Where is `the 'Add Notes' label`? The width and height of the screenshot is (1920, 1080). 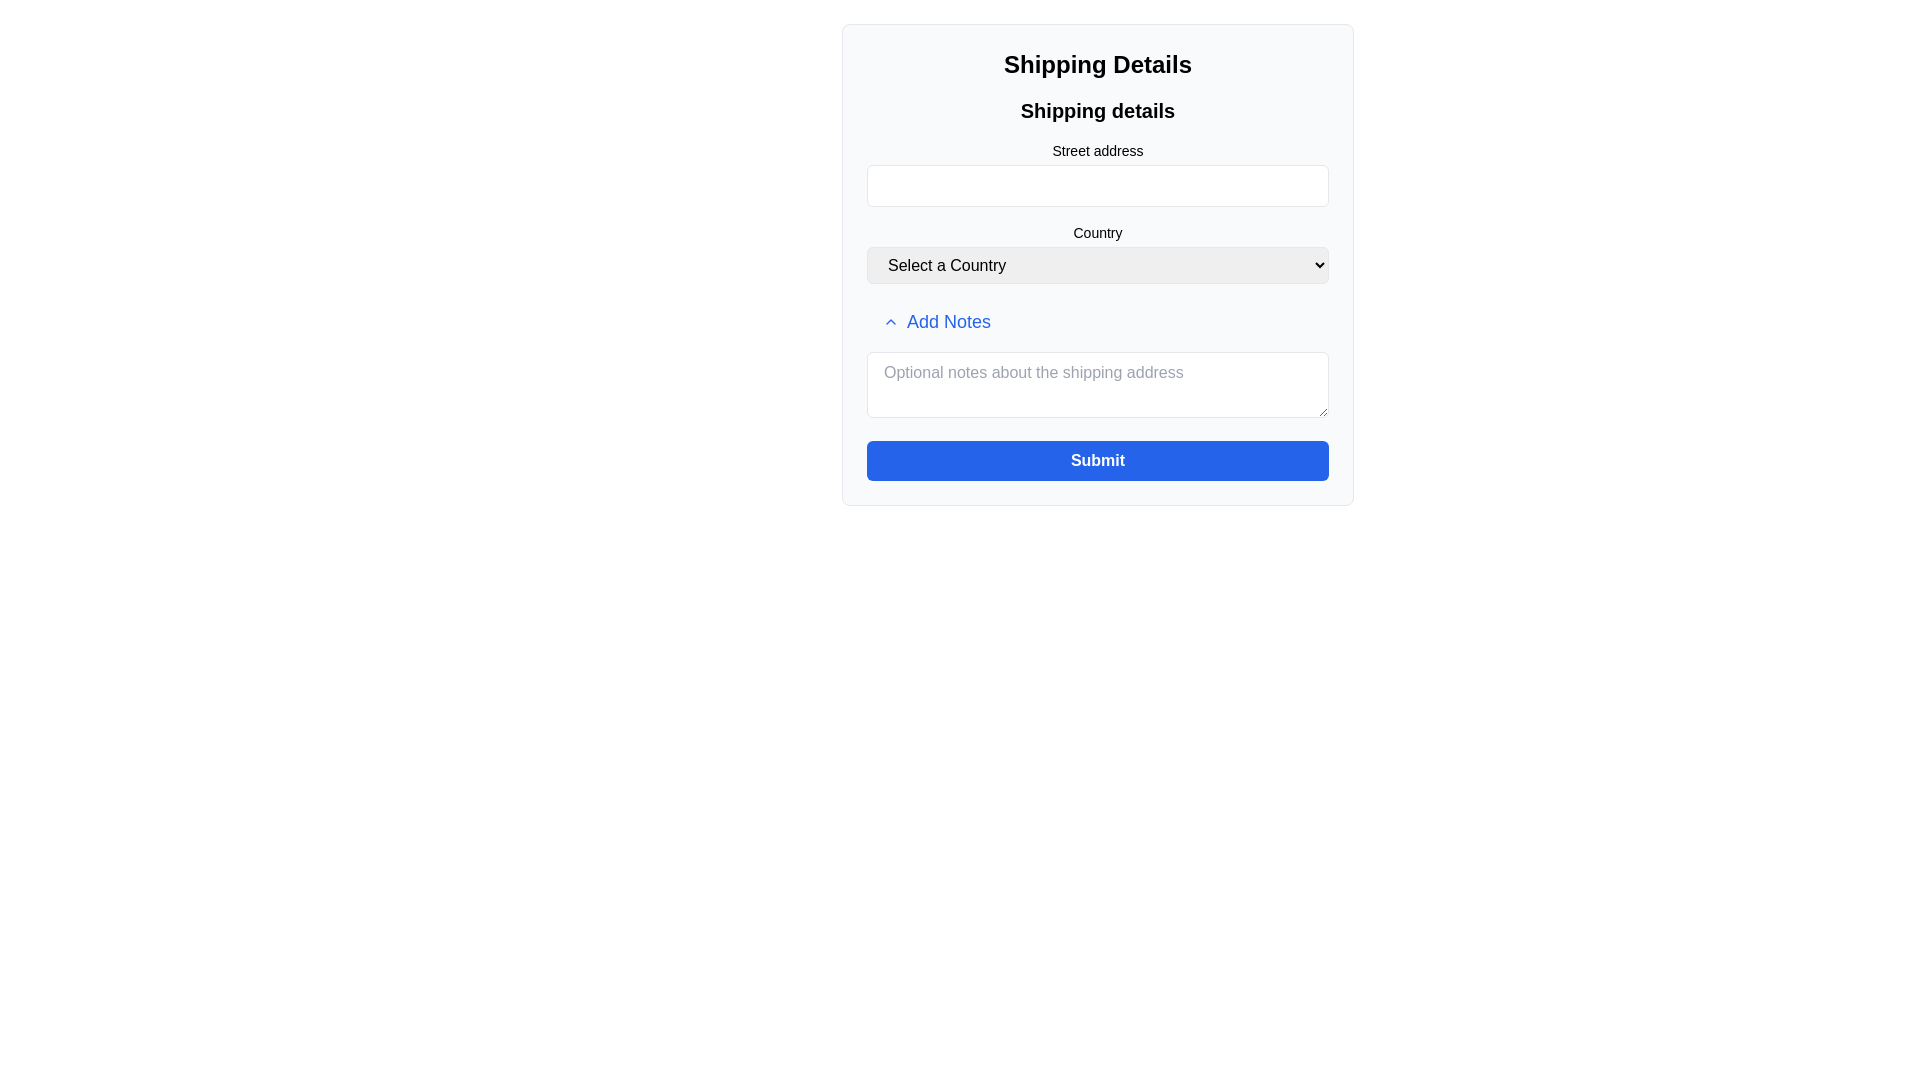
the 'Add Notes' label is located at coordinates (1097, 362).